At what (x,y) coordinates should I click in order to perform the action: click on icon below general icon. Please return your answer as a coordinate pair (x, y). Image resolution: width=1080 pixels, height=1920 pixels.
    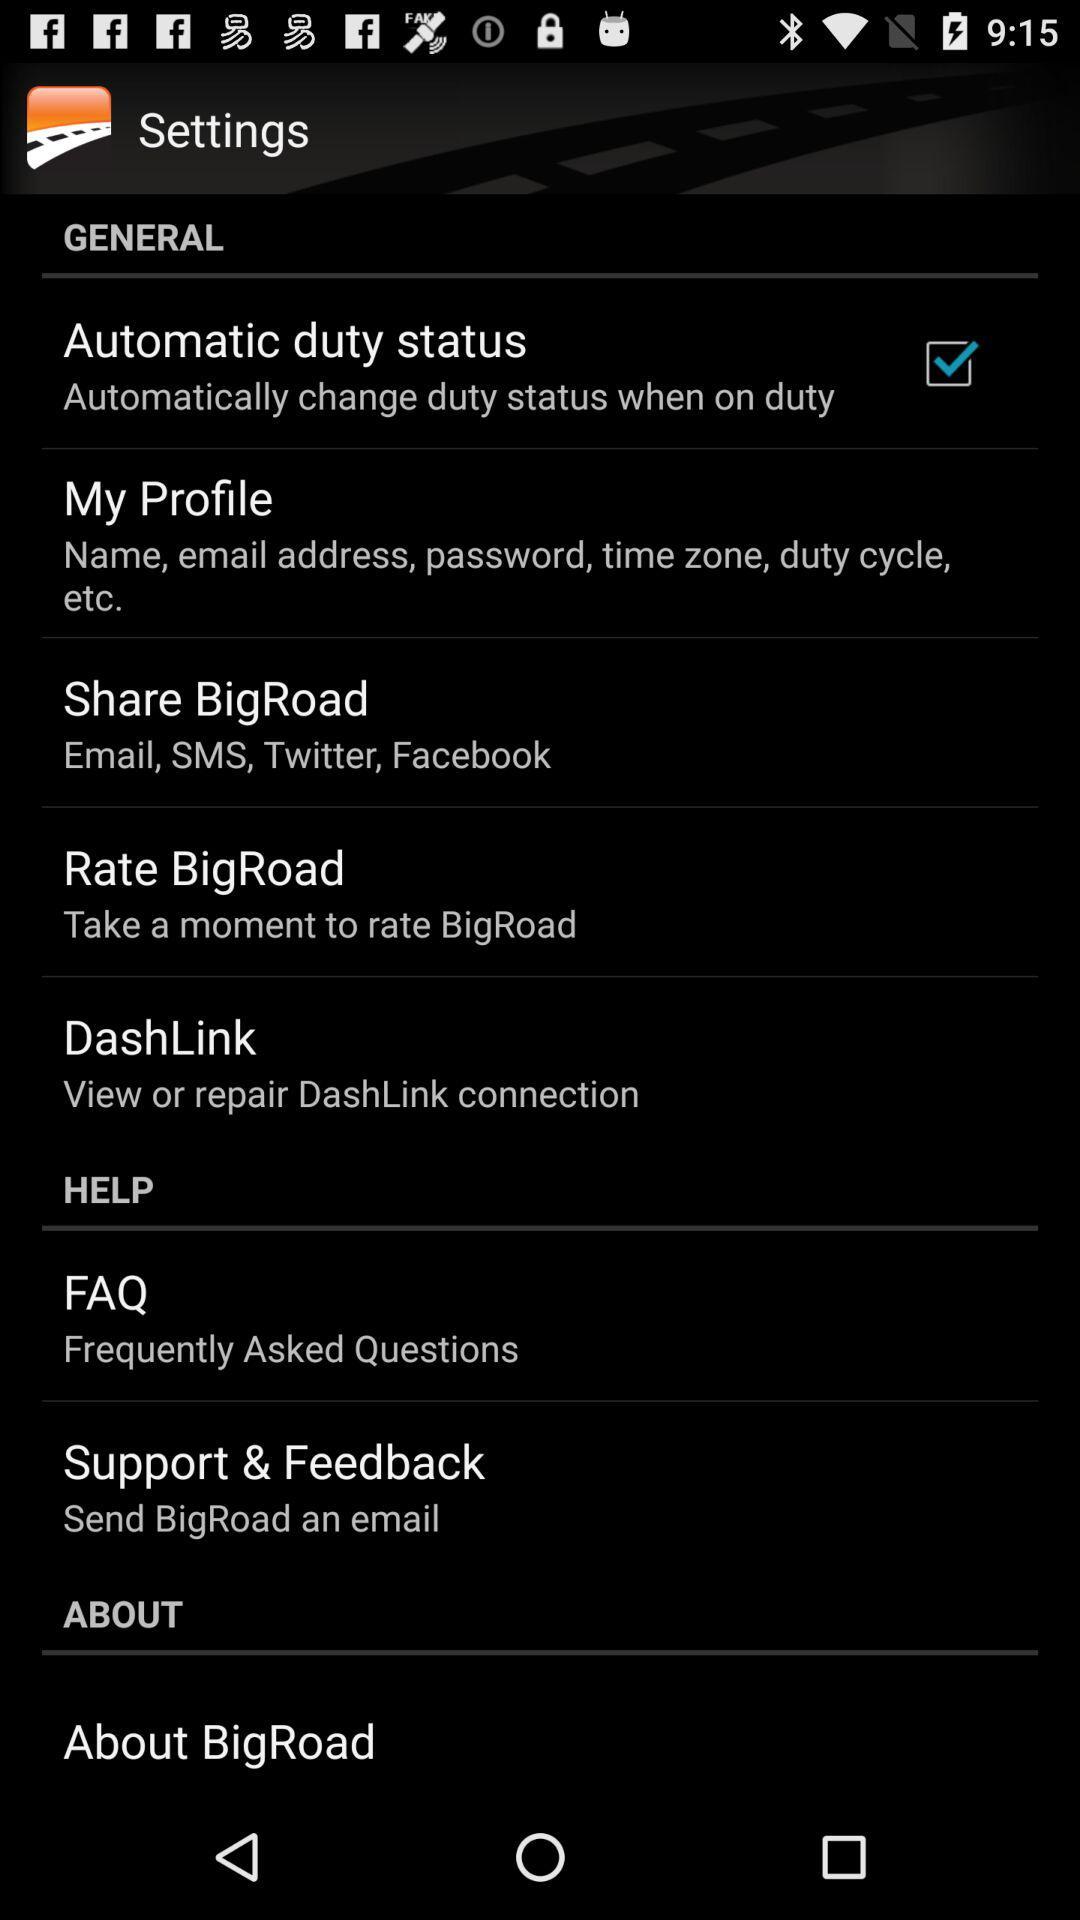
    Looking at the image, I should click on (947, 363).